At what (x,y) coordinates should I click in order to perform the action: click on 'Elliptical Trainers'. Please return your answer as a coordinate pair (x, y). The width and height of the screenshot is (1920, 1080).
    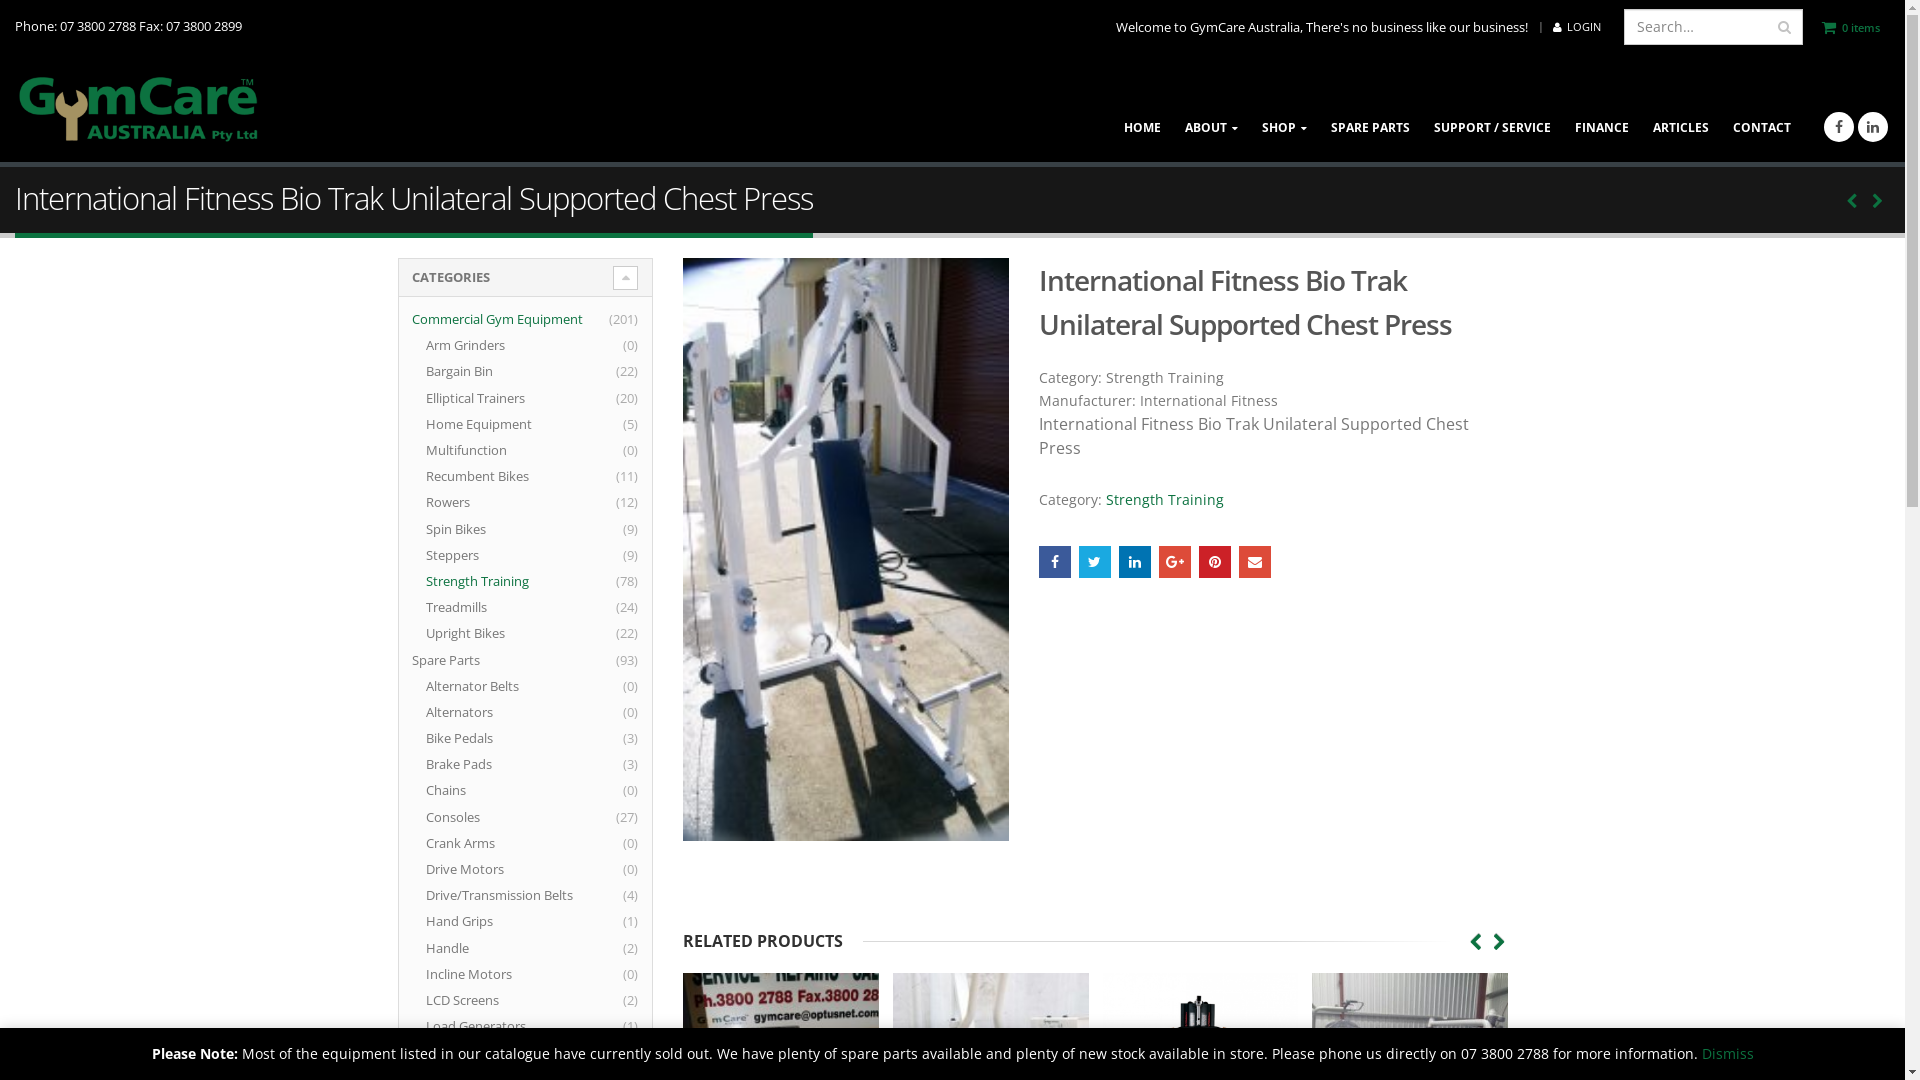
    Looking at the image, I should click on (488, 397).